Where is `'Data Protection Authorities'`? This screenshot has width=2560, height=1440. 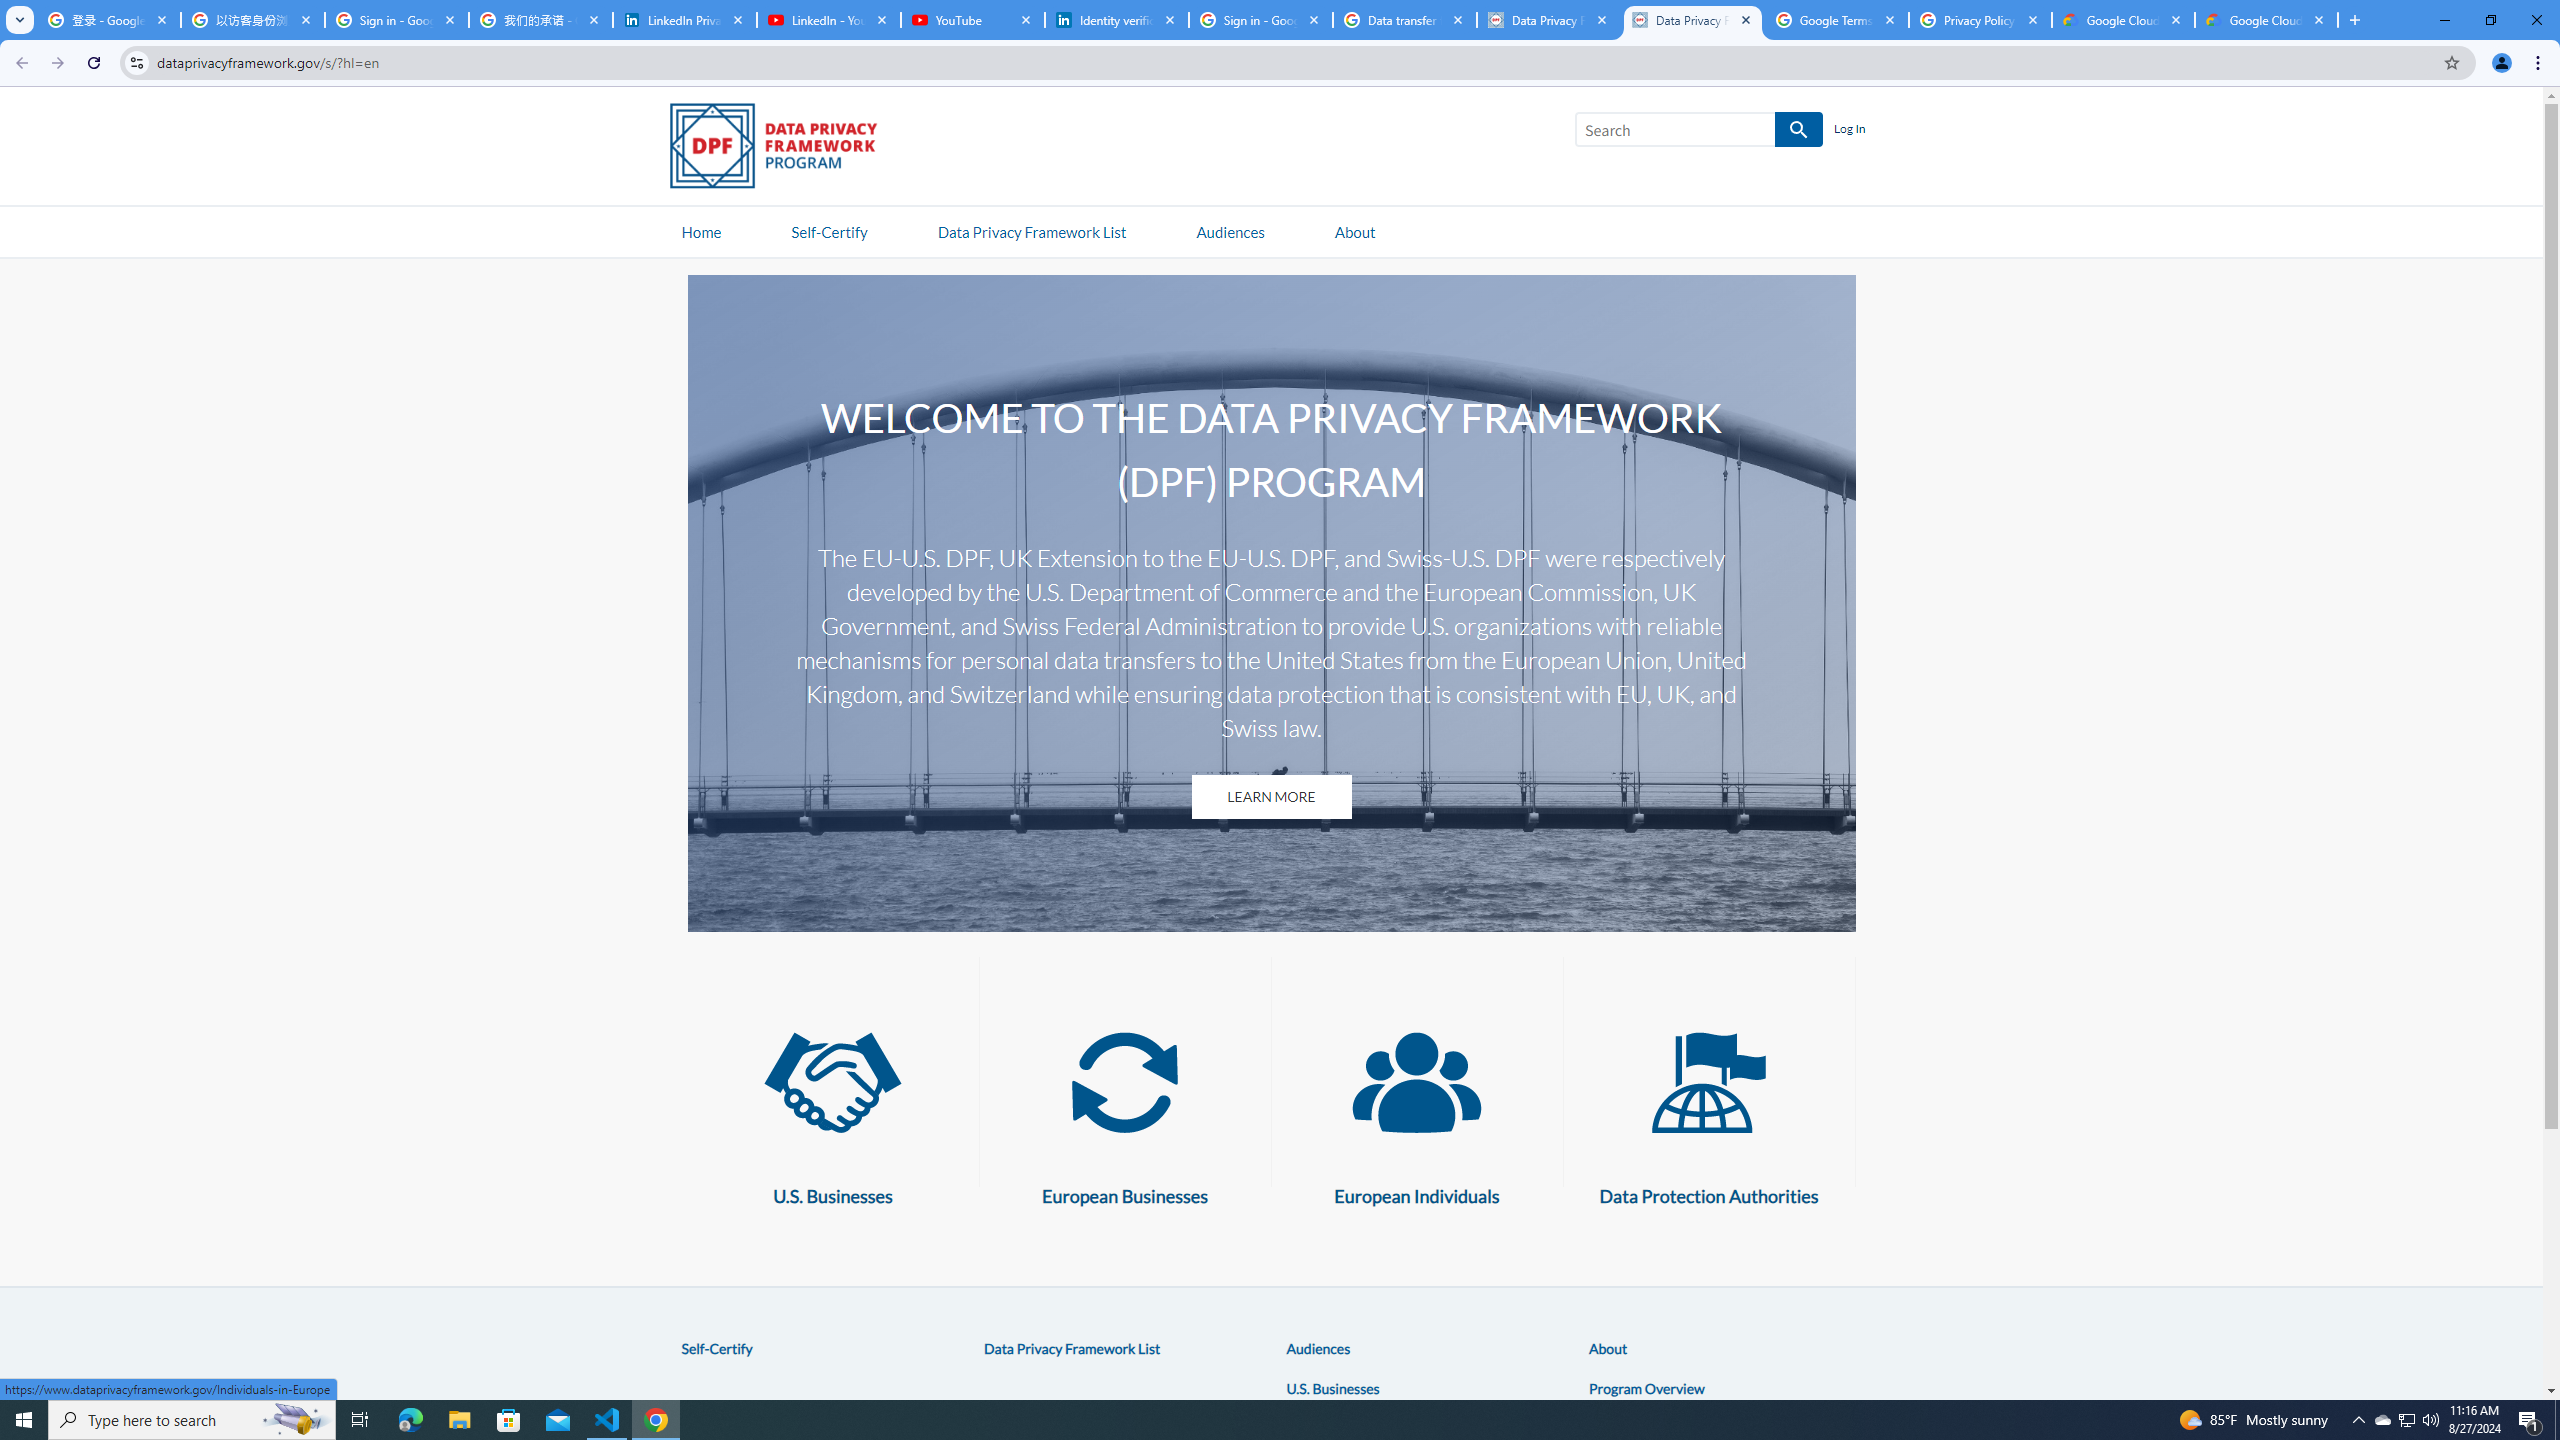 'Data Protection Authorities' is located at coordinates (1708, 1081).